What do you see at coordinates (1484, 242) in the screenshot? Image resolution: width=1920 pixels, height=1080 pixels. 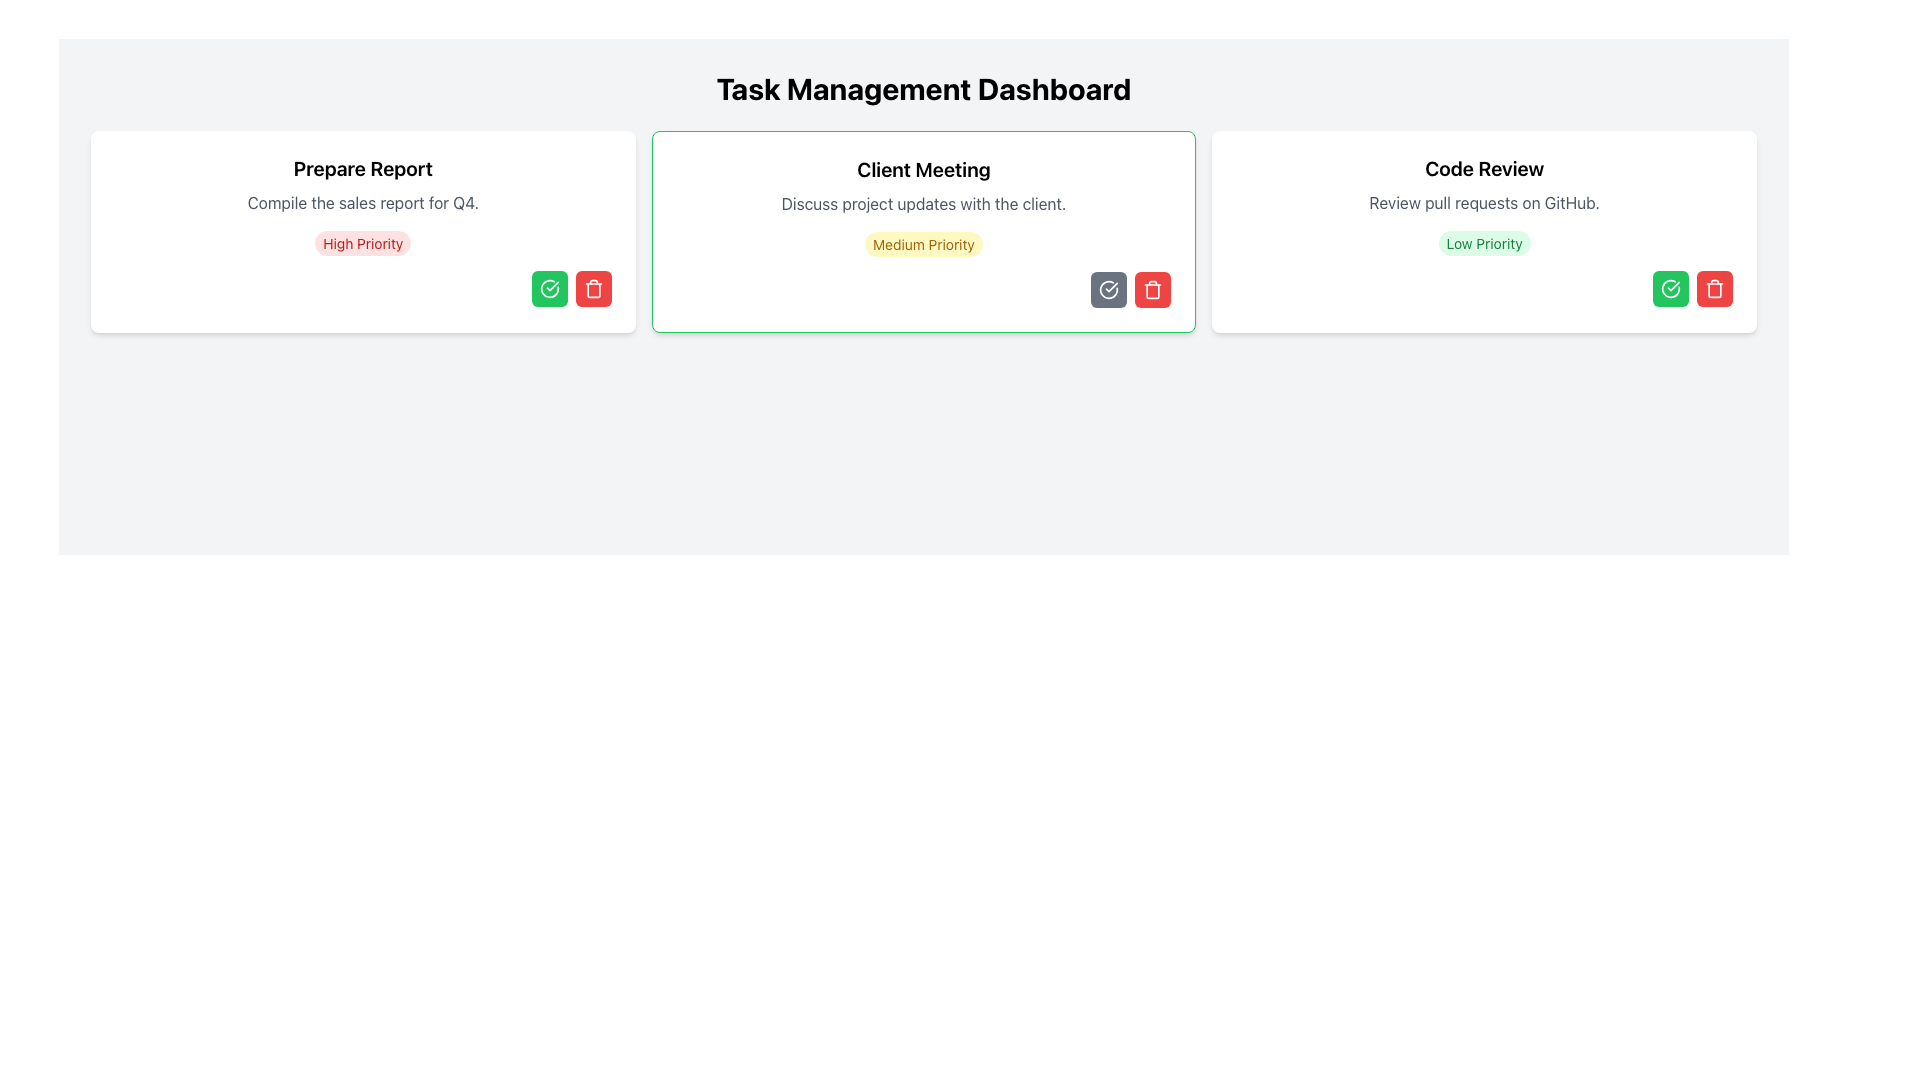 I see `the 'Low Priority' label, which is a rounded rectangular badge with a green background and darker green text, located in the 'Code Review' section above the action buttons` at bounding box center [1484, 242].